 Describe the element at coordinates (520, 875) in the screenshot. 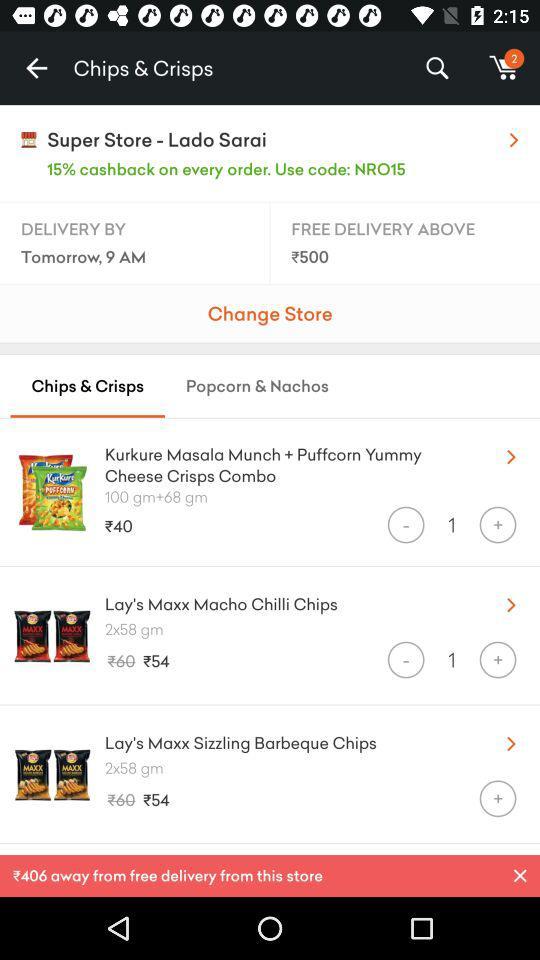

I see `item to the right of 406 away from icon` at that location.